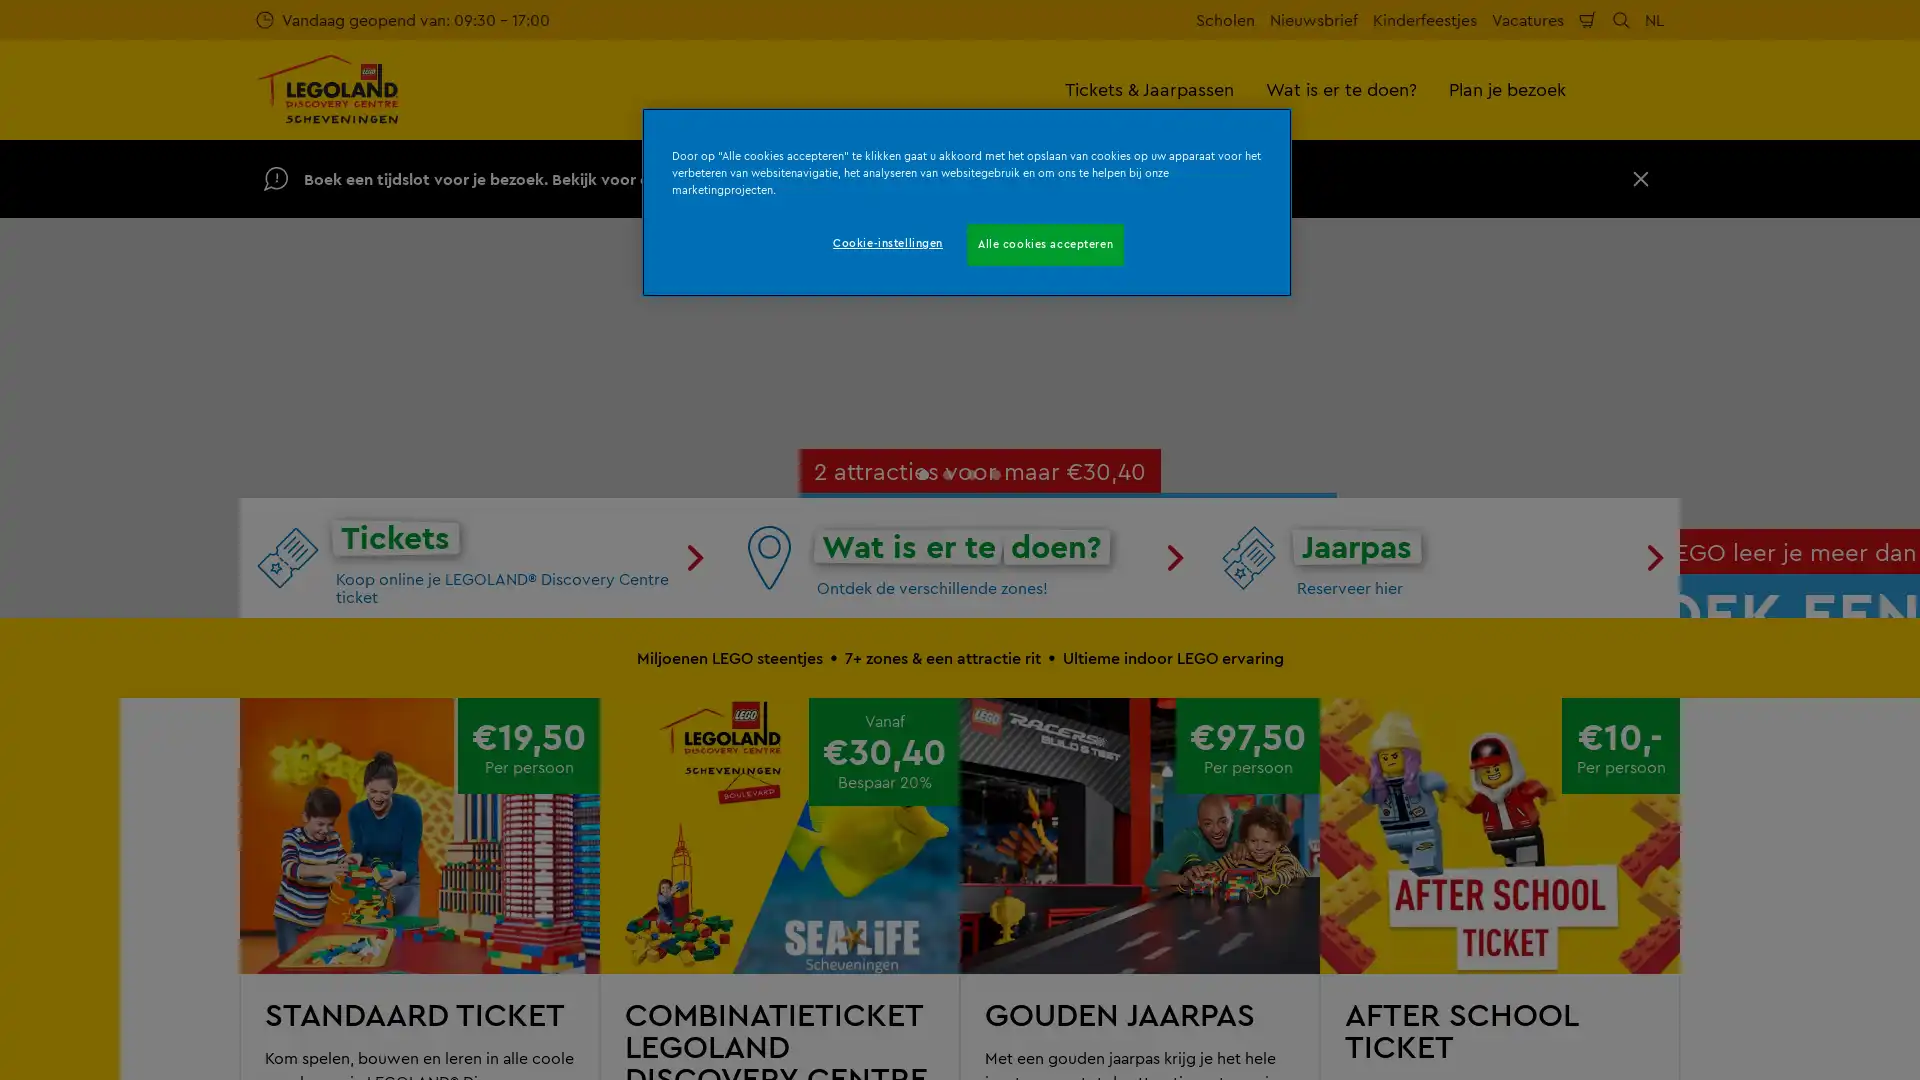 The height and width of the screenshot is (1080, 1920). Describe the element at coordinates (971, 852) in the screenshot. I see `Go to slide 3` at that location.